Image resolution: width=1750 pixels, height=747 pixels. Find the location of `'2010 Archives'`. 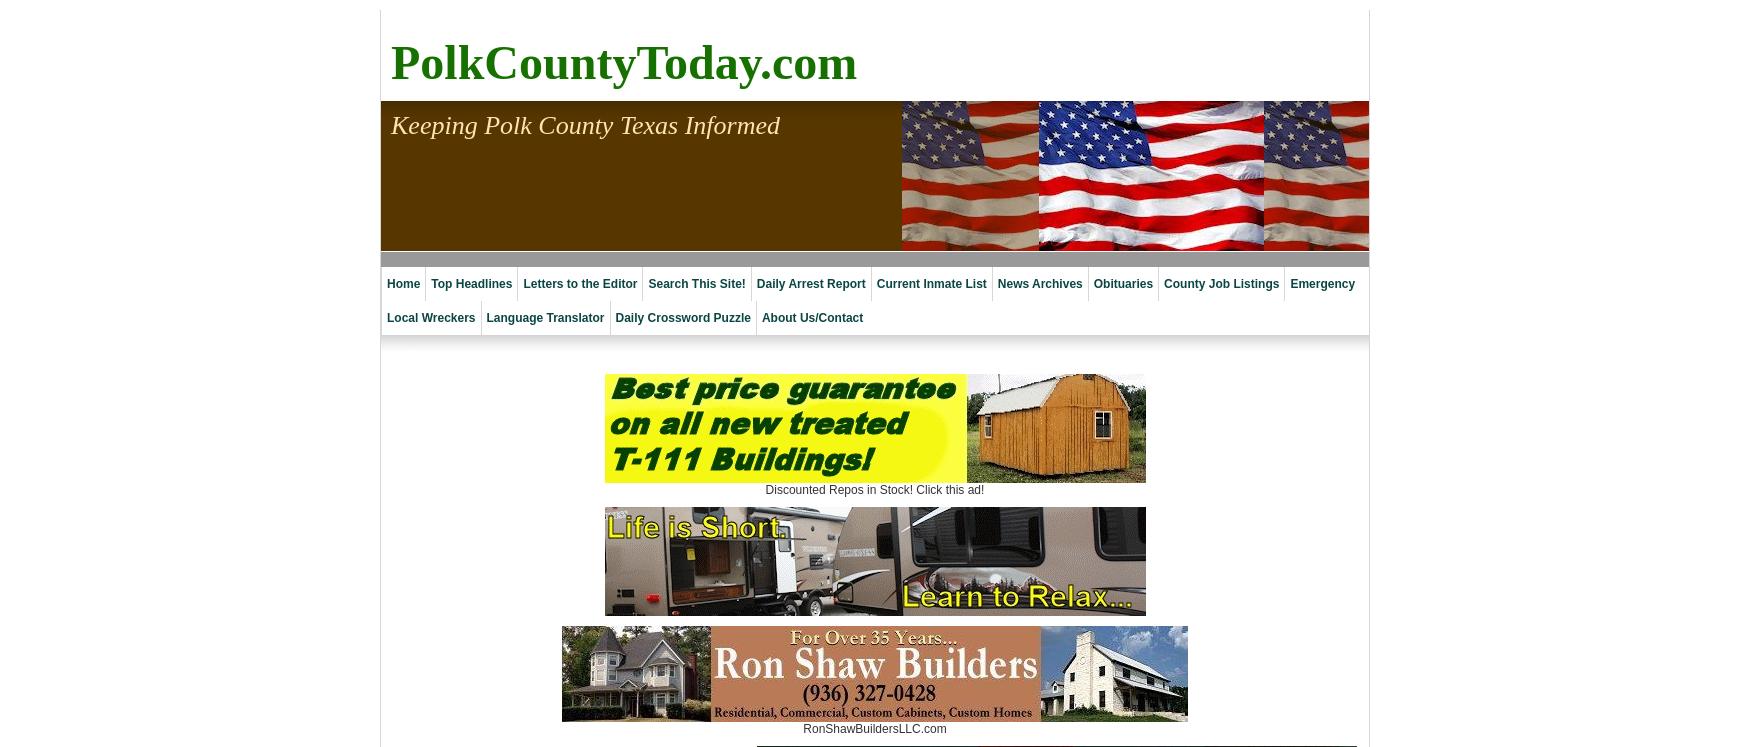

'2010 Archives' is located at coordinates (1035, 387).